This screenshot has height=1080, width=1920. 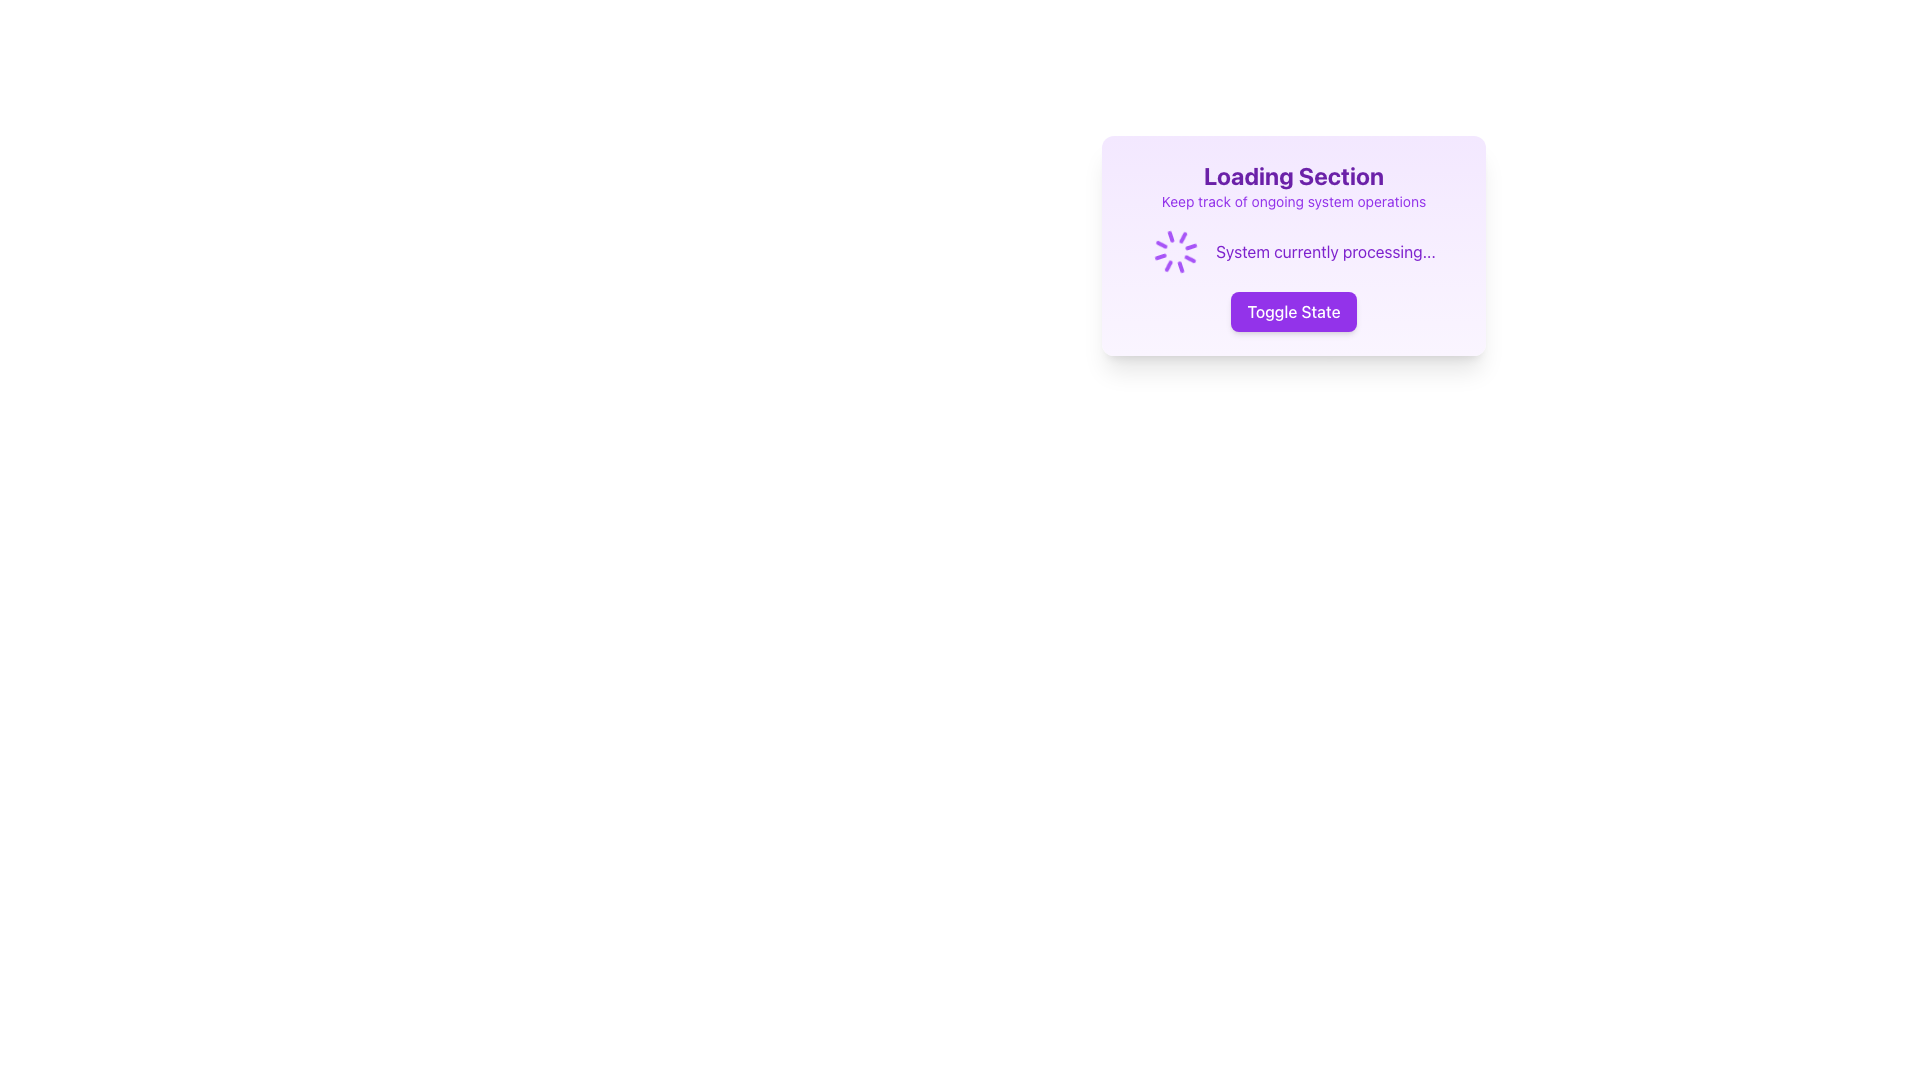 I want to click on the status indicator text label with a graphical loader icon located in the bottom third section of the card, so click(x=1294, y=250).